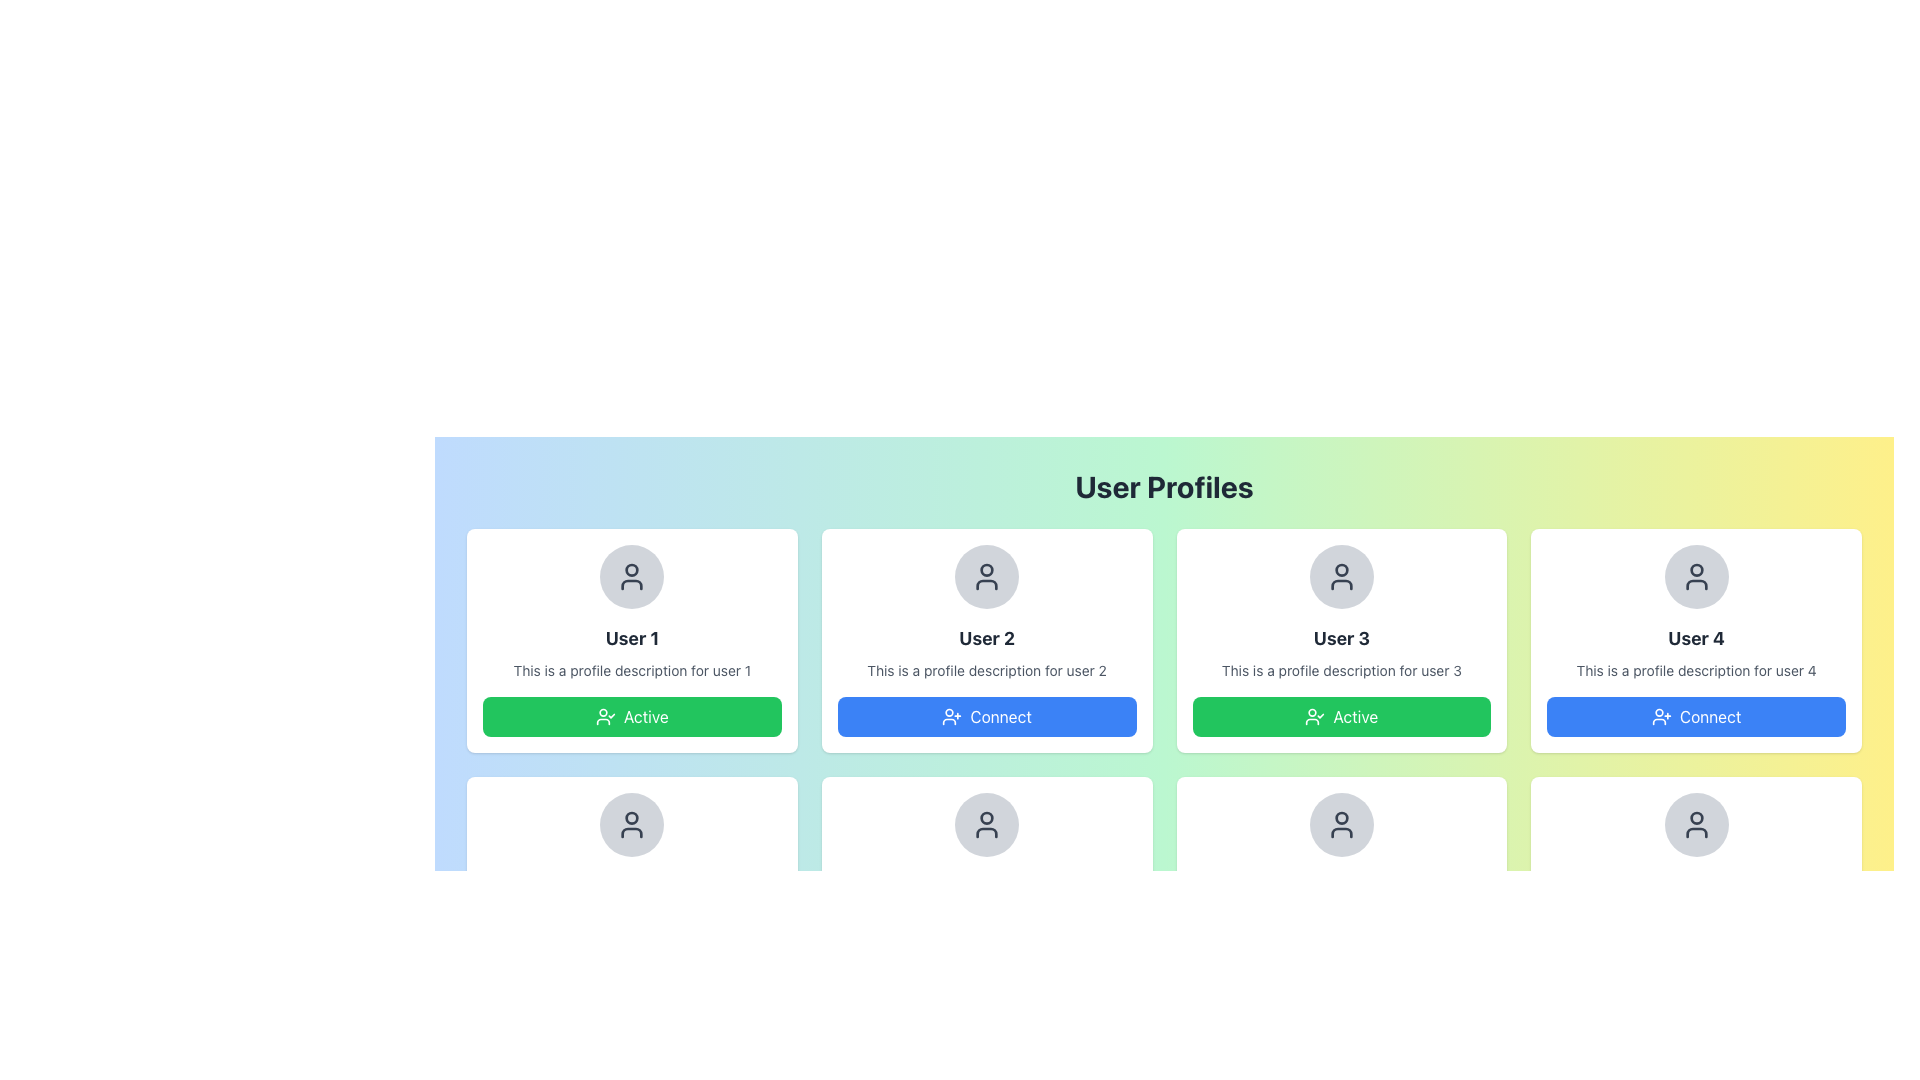 This screenshot has height=1080, width=1920. What do you see at coordinates (1341, 671) in the screenshot?
I see `the static text displaying 'This is a profile description for user 3'` at bounding box center [1341, 671].